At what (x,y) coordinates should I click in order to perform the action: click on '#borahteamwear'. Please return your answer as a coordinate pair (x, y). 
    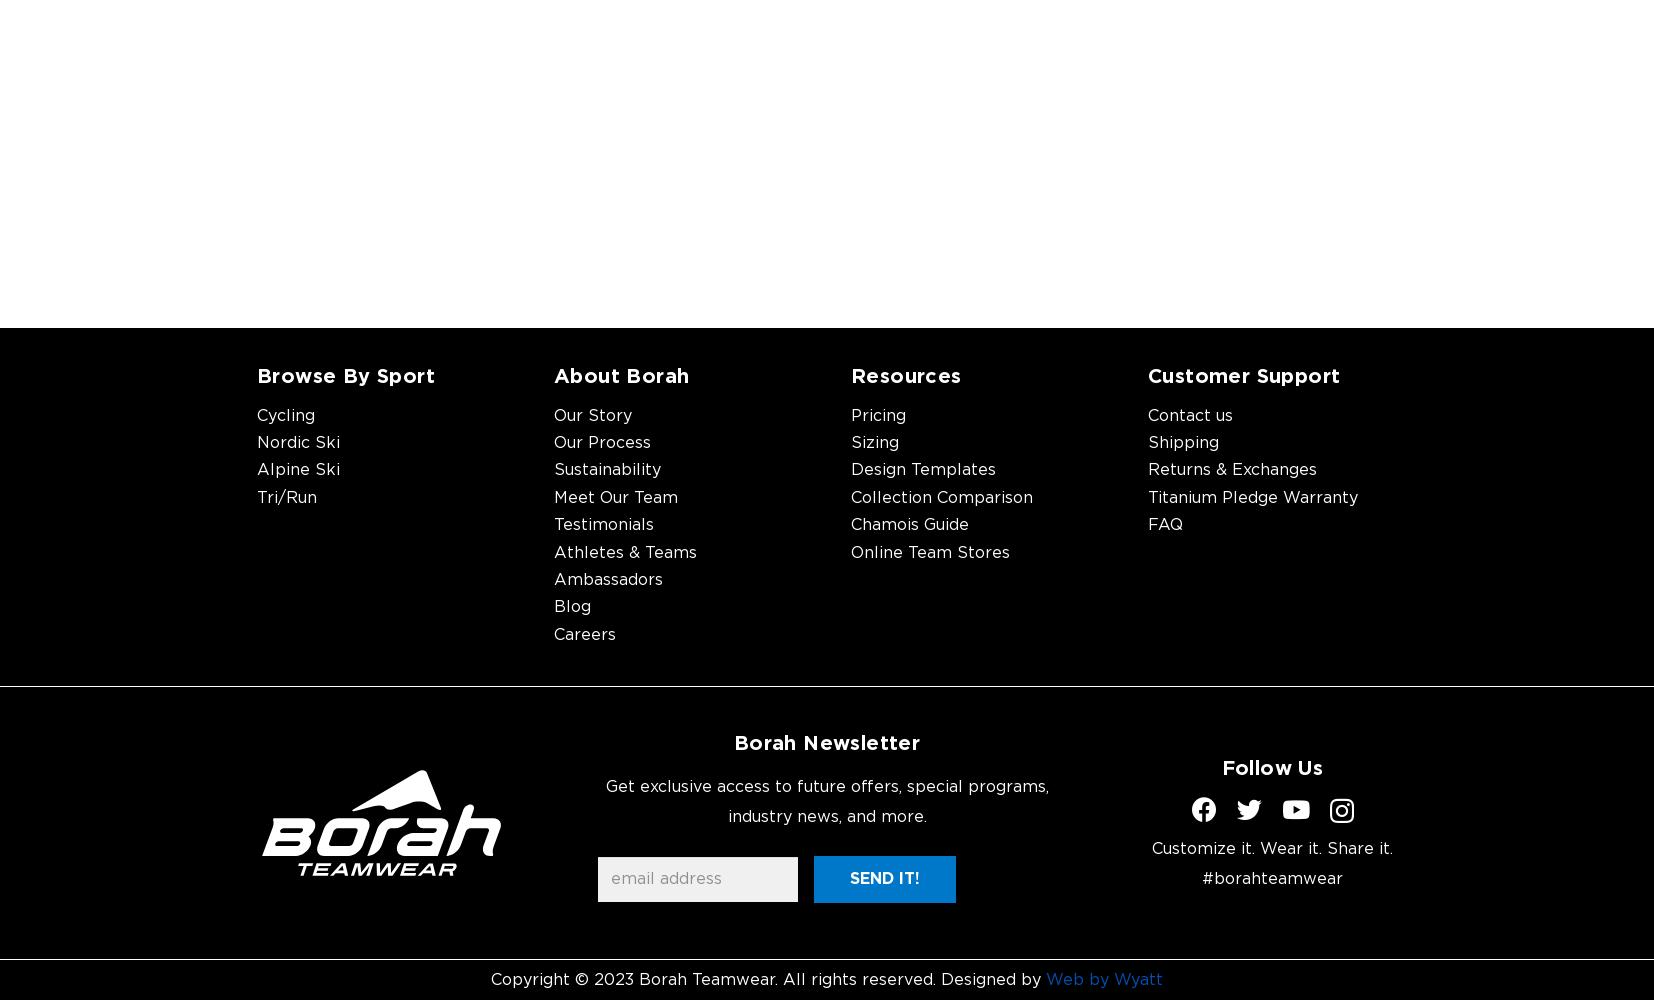
    Looking at the image, I should click on (1200, 879).